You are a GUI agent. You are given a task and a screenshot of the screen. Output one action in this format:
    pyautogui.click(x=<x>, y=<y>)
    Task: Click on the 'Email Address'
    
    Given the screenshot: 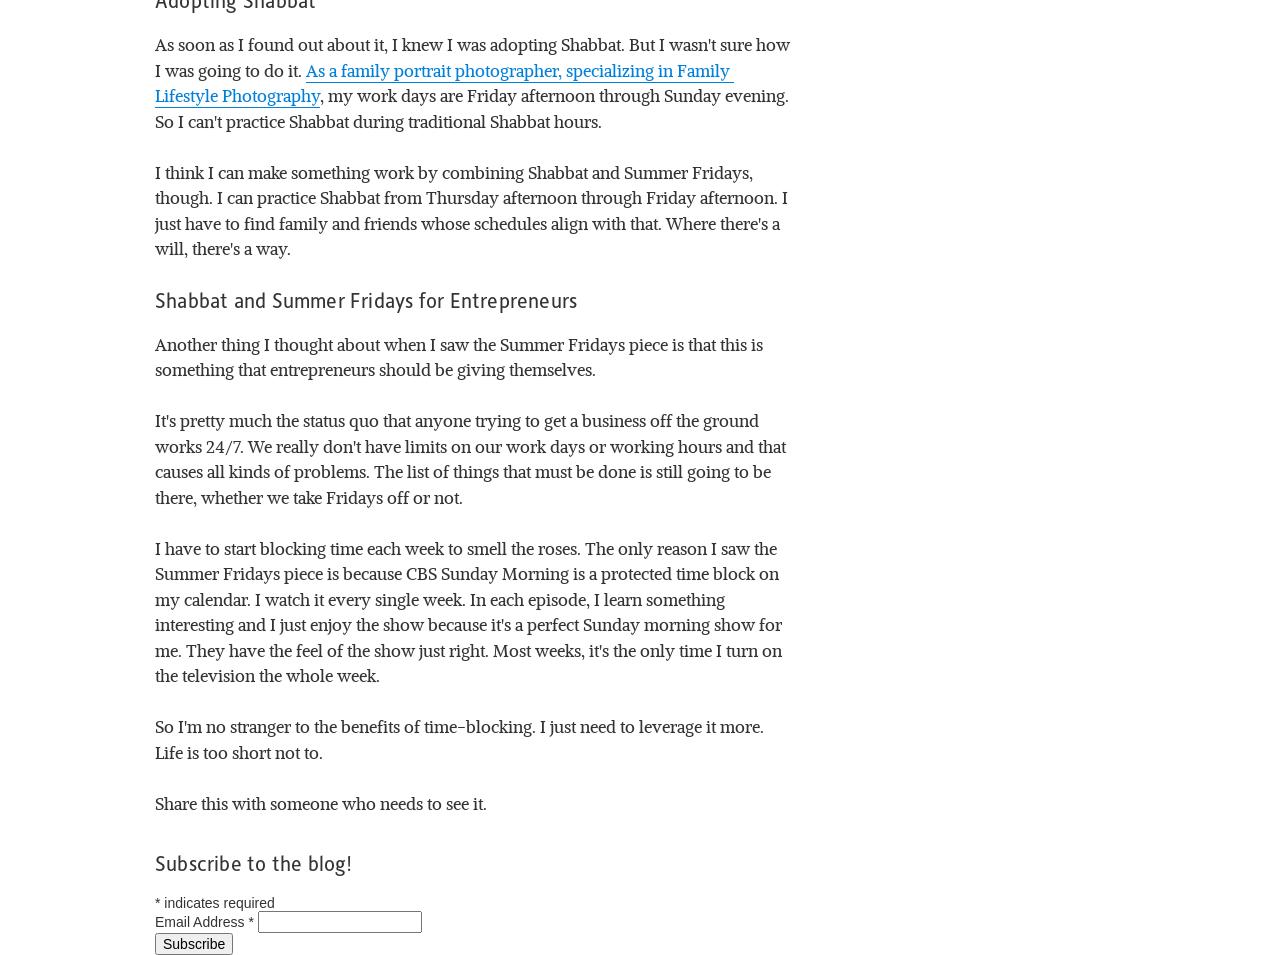 What is the action you would take?
    pyautogui.click(x=201, y=921)
    